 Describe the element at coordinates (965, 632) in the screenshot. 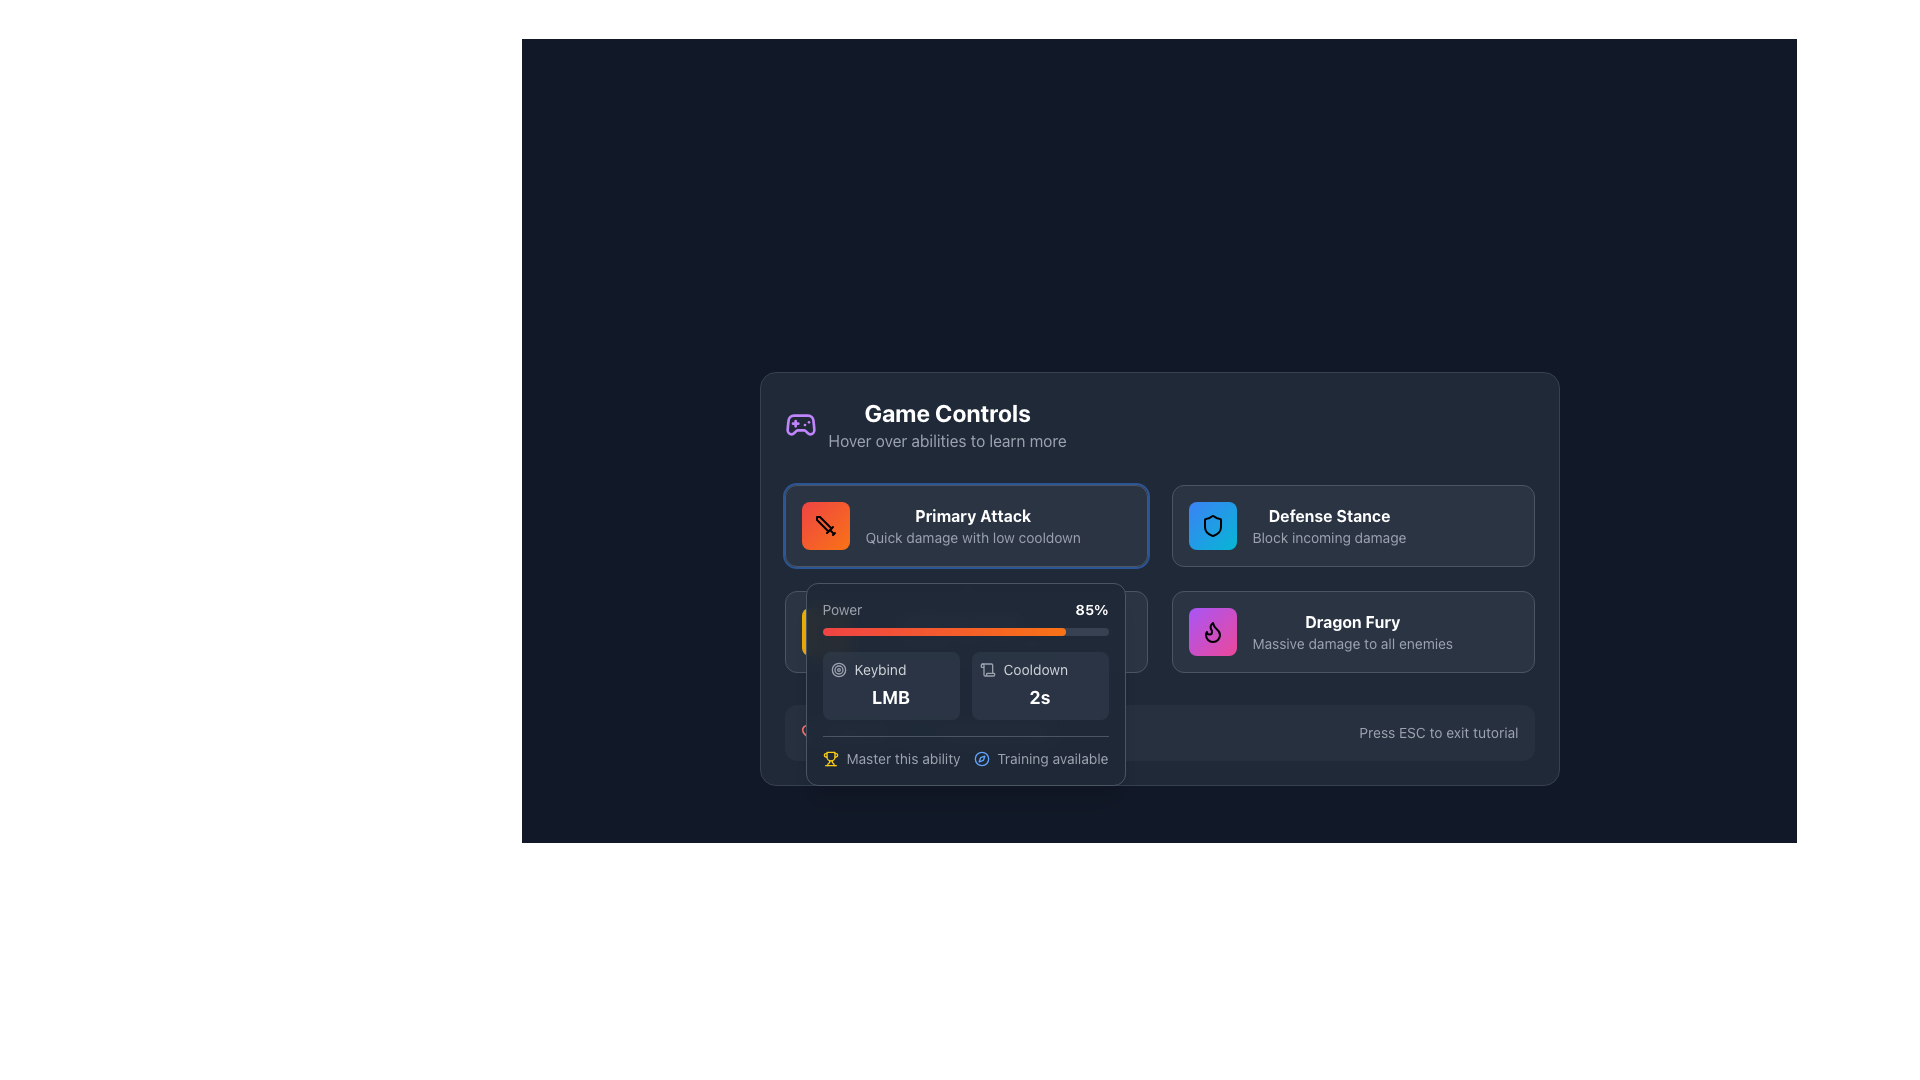

I see `the 'Power' progress bar element, which displays an 85% completion rate with a small gray label and bold white percentage text on the right` at that location.